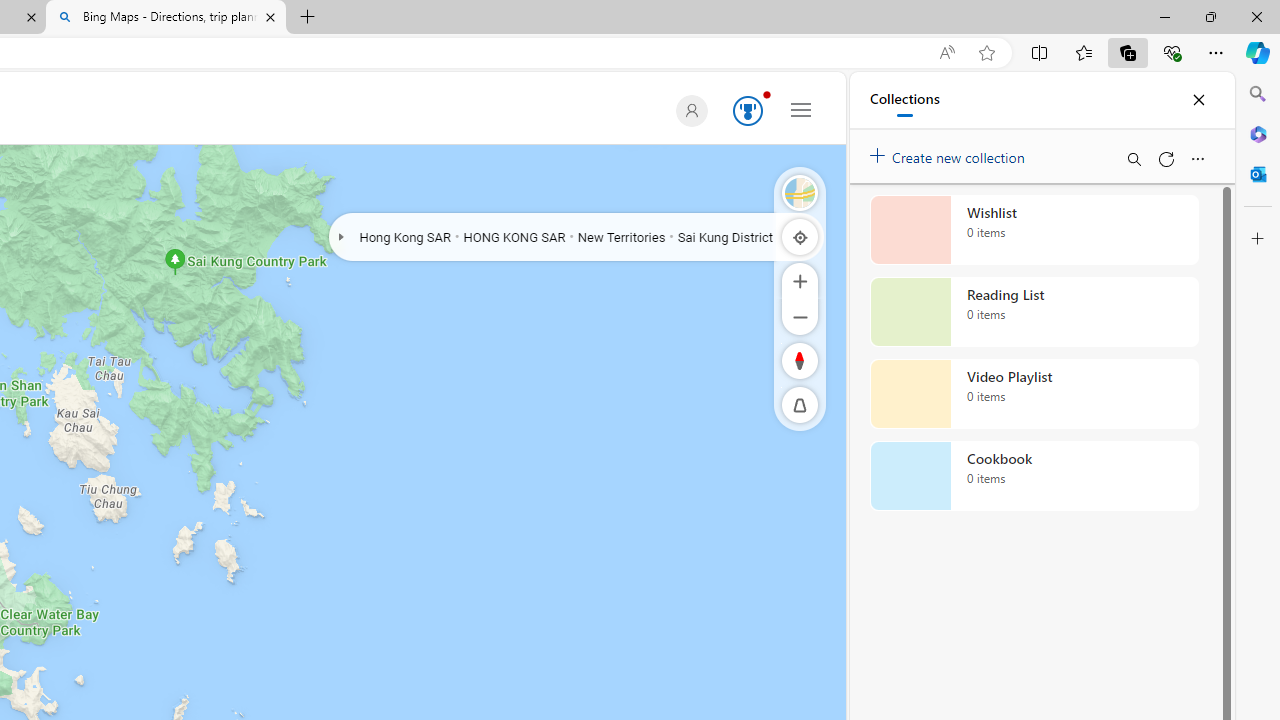 The width and height of the screenshot is (1280, 720). What do you see at coordinates (800, 192) in the screenshot?
I see `'Satellite'` at bounding box center [800, 192].